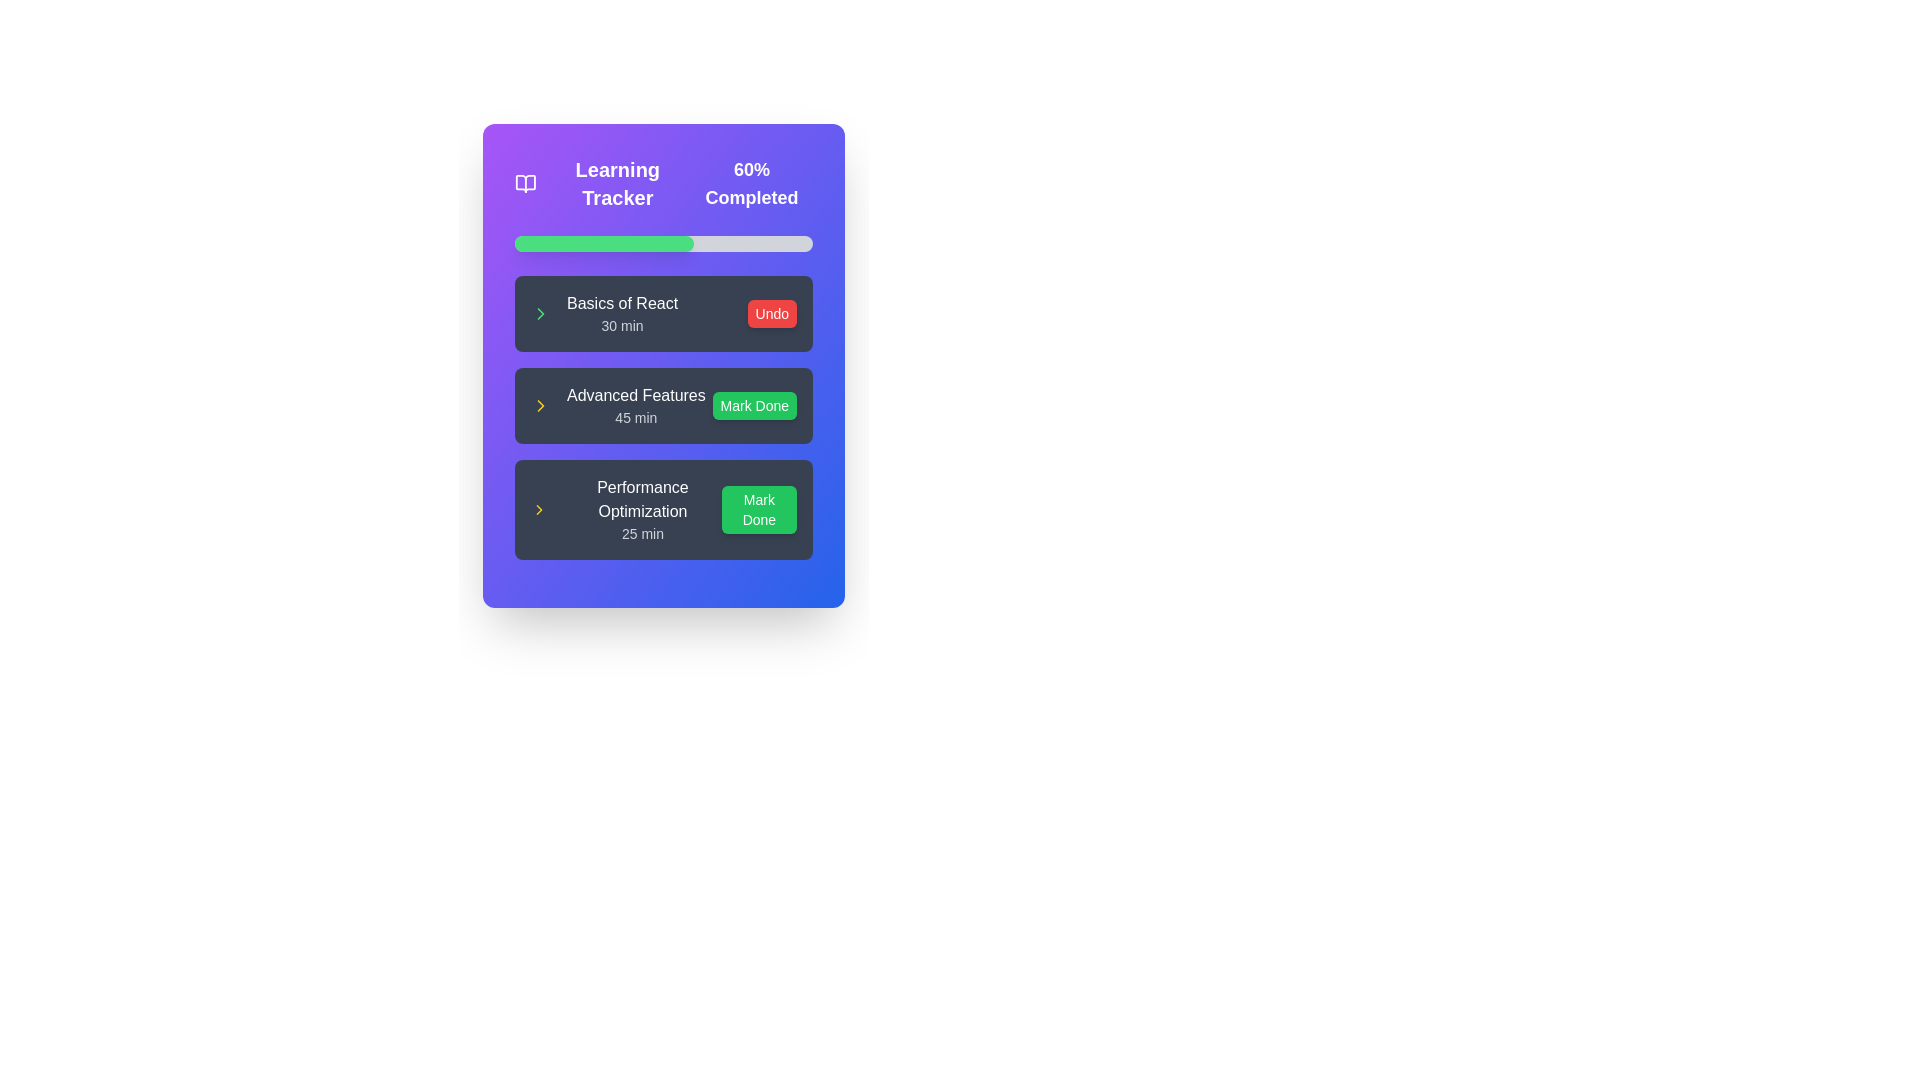 Image resolution: width=1920 pixels, height=1080 pixels. Describe the element at coordinates (635, 396) in the screenshot. I see `the text label that serves as the title for the entry 'Advanced Features 45 min'` at that location.